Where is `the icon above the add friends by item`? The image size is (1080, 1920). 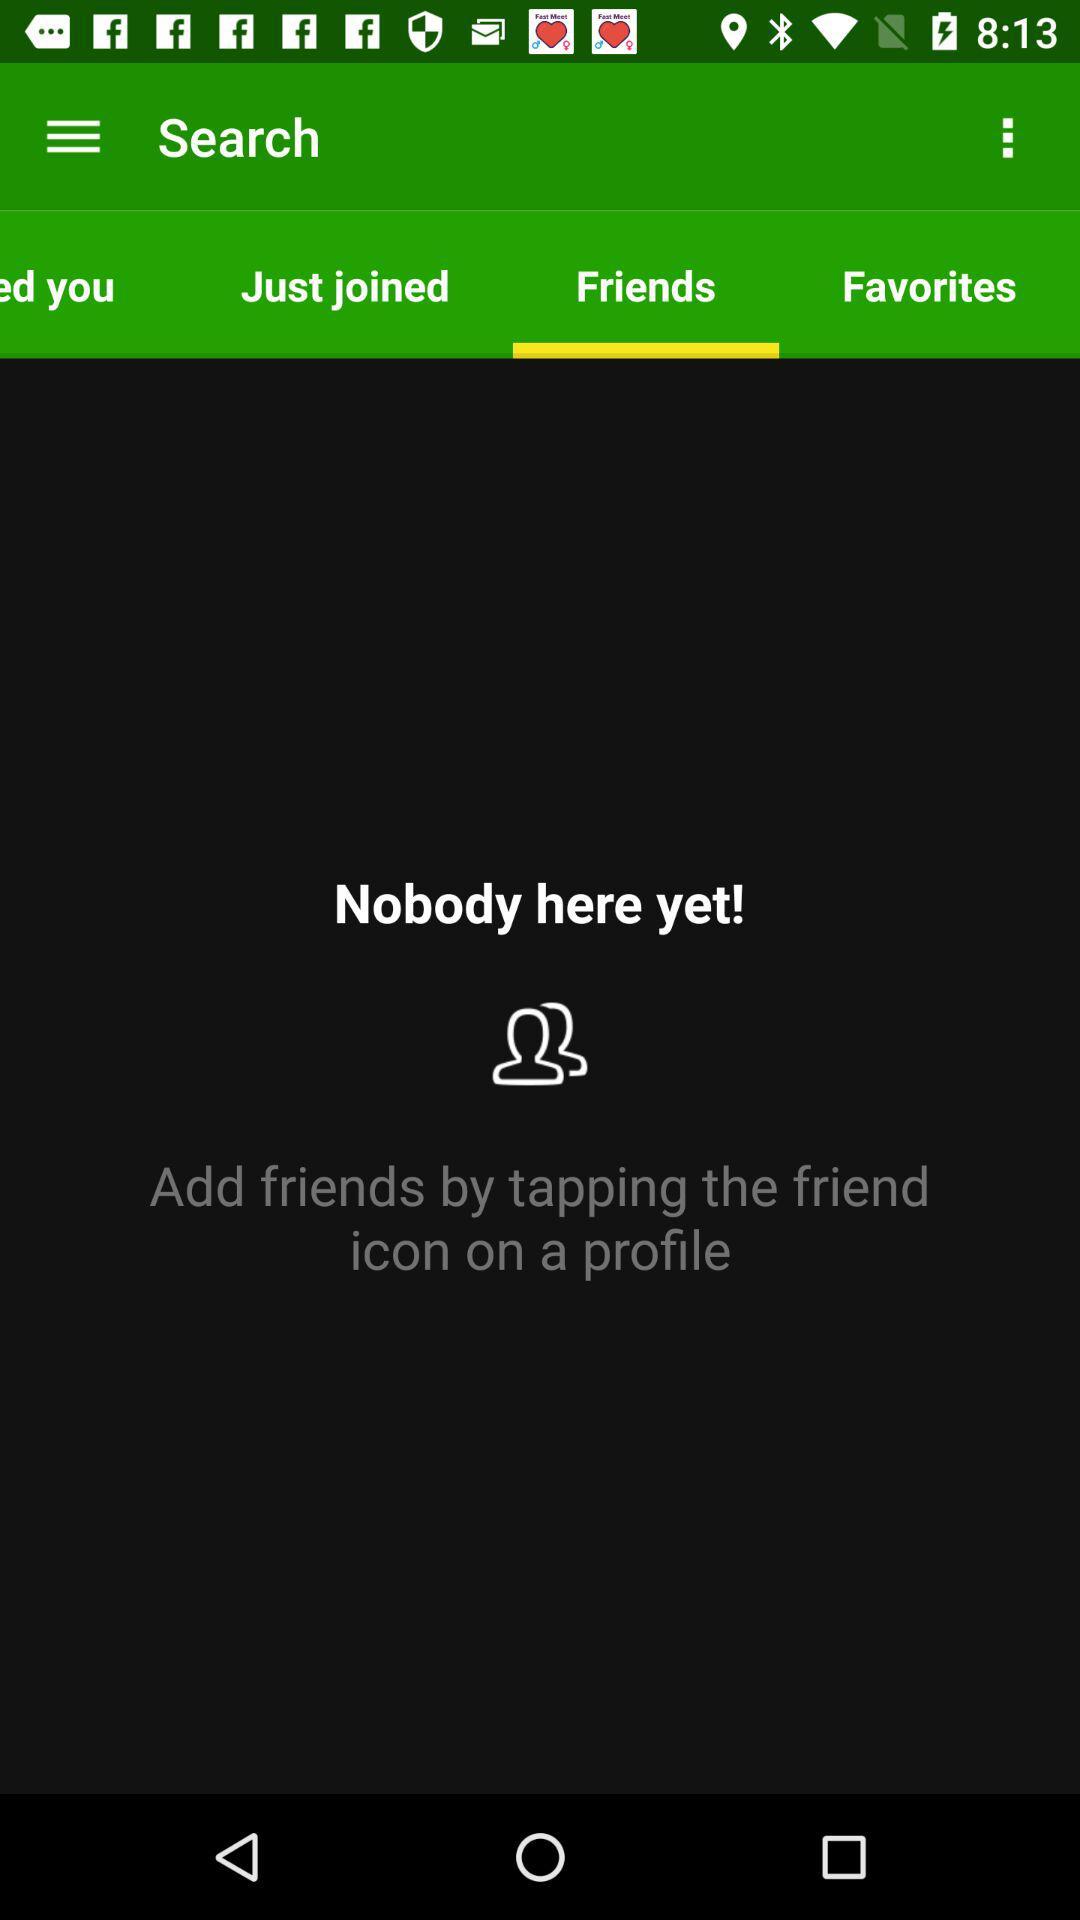 the icon above the add friends by item is located at coordinates (929, 283).